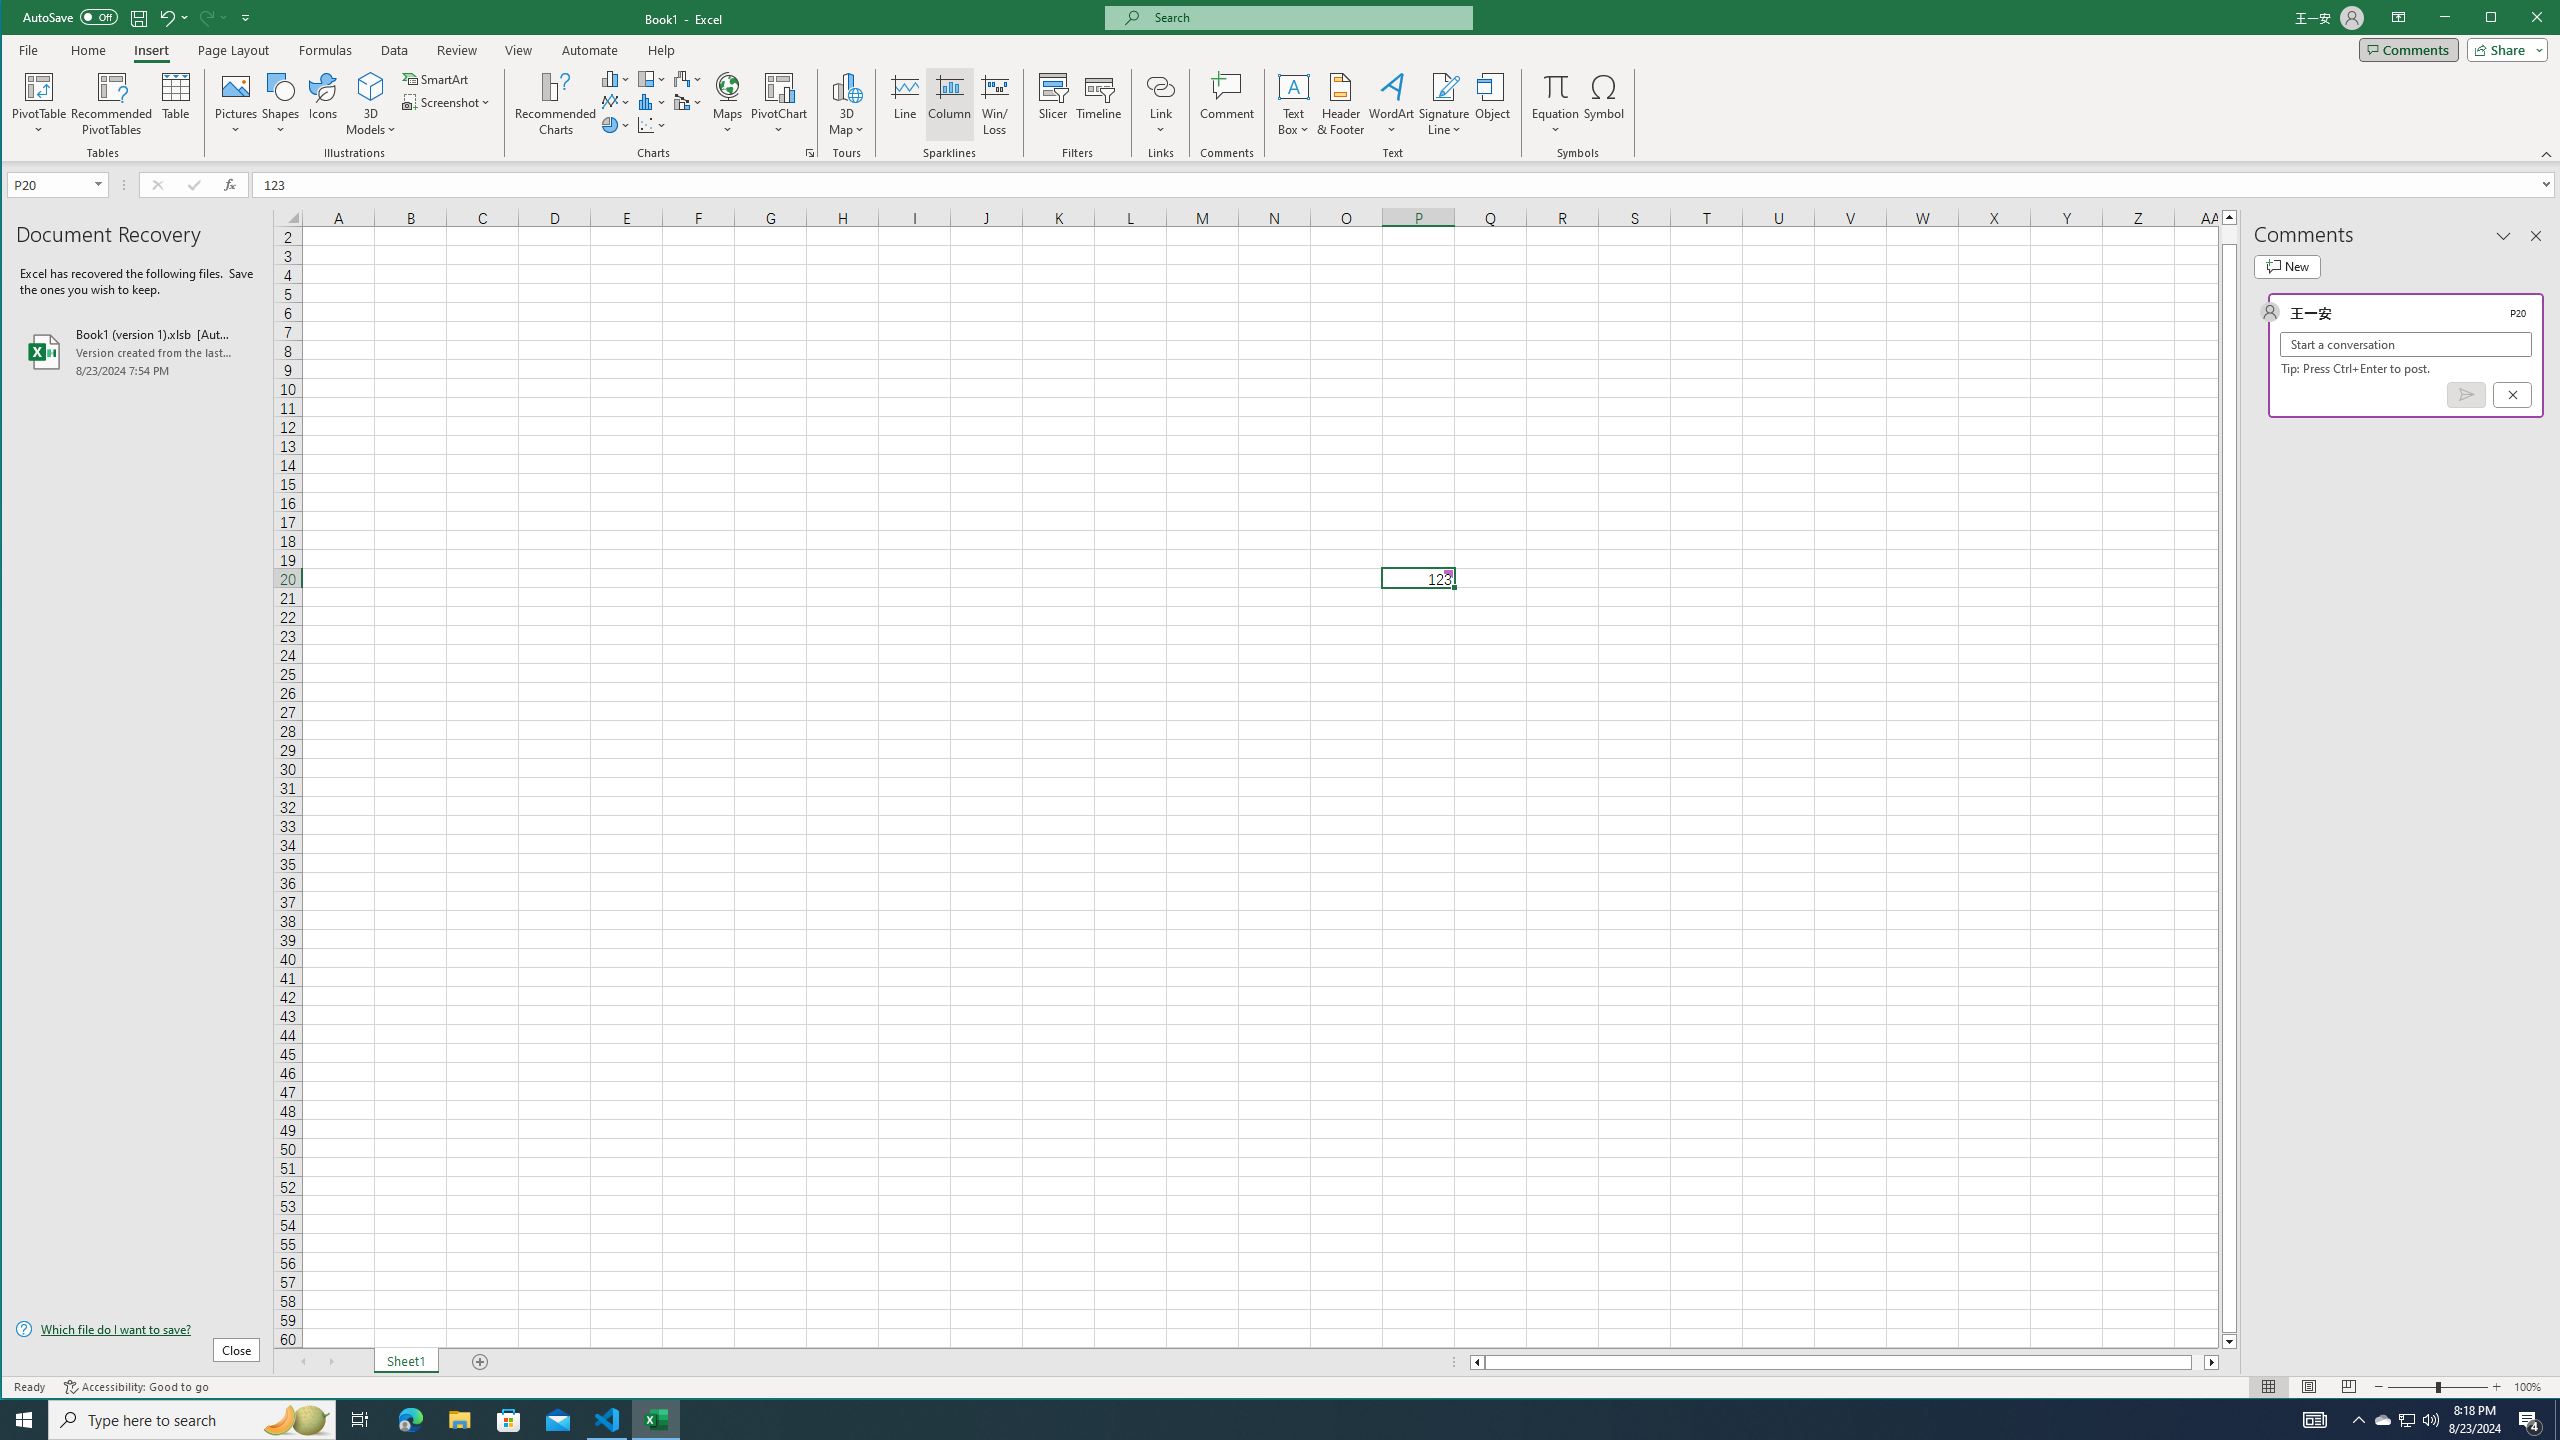 The image size is (2560, 1440). What do you see at coordinates (1491, 103) in the screenshot?
I see `'Object...'` at bounding box center [1491, 103].